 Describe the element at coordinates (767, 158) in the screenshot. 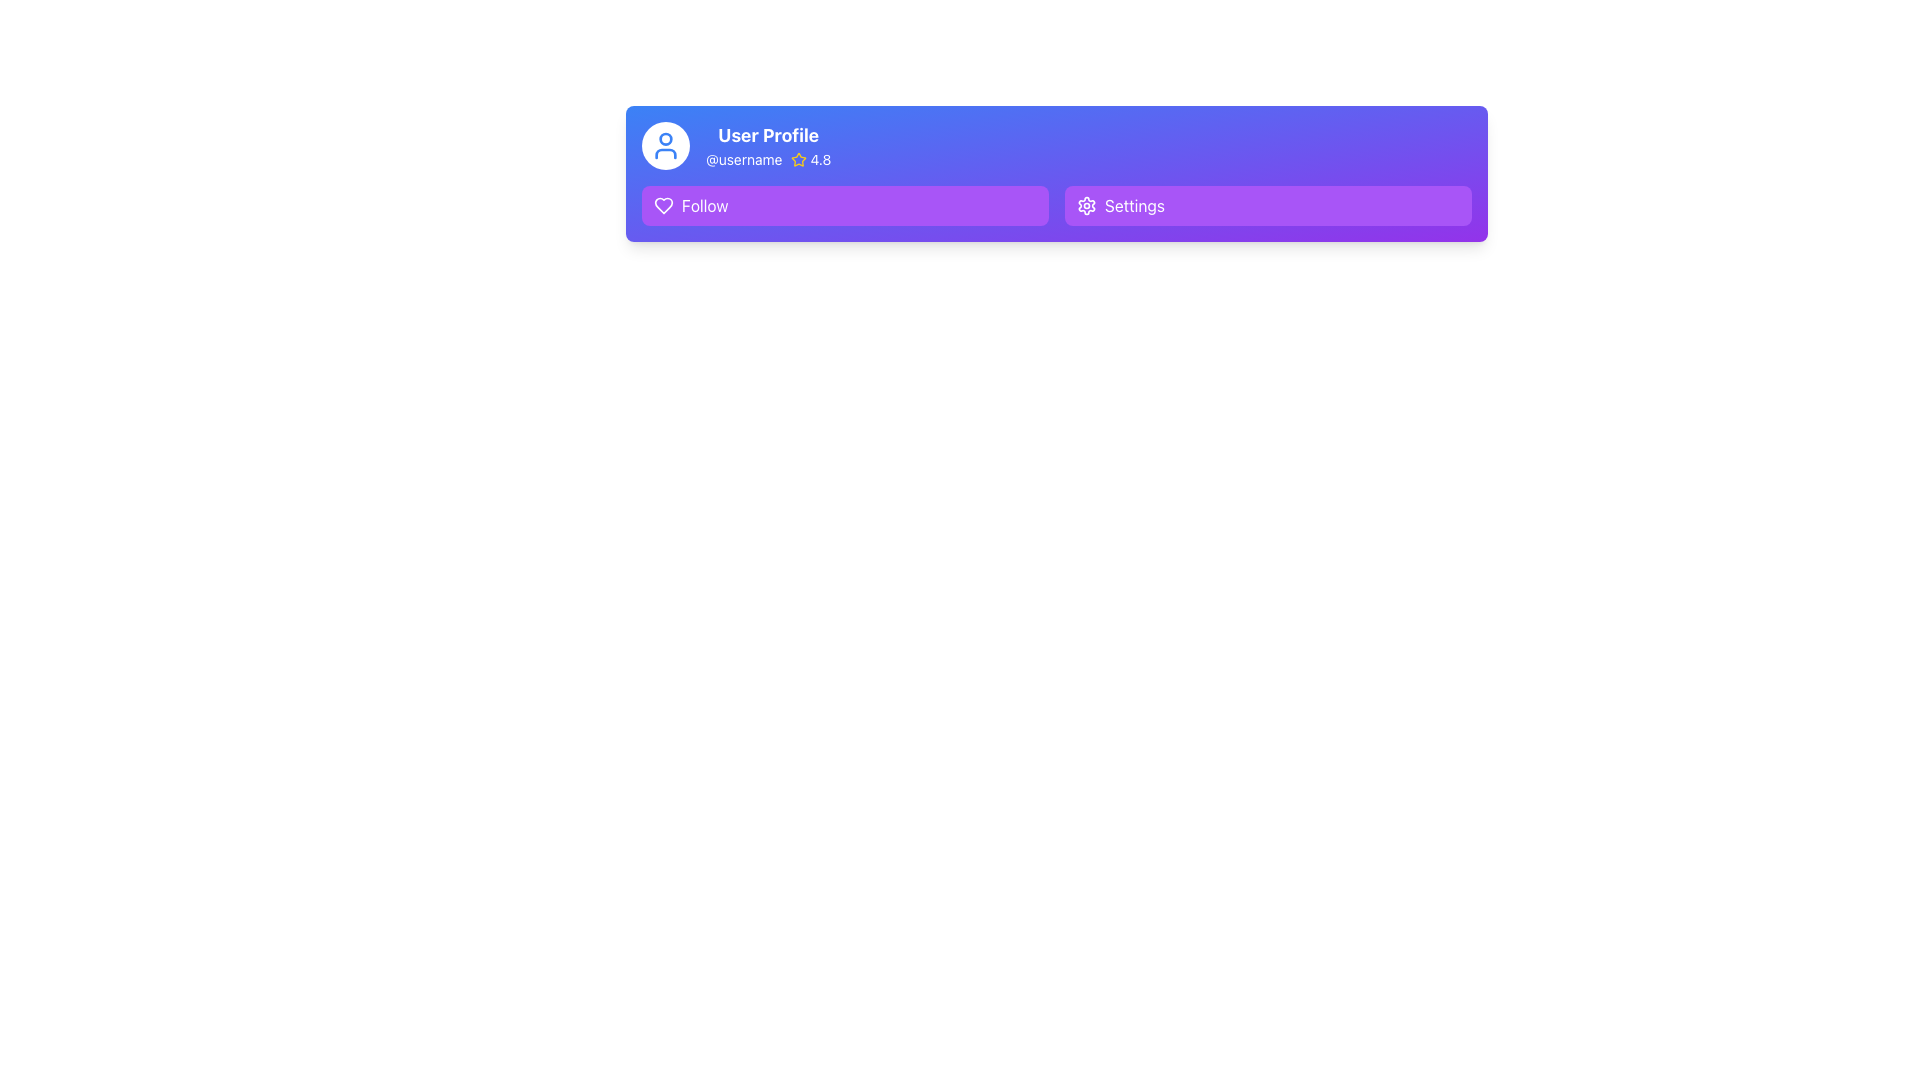

I see `contents of the Composite element displaying the username '@username', a star icon, and the numeric rating '4.8', located beneath the 'User Profile' header` at that location.